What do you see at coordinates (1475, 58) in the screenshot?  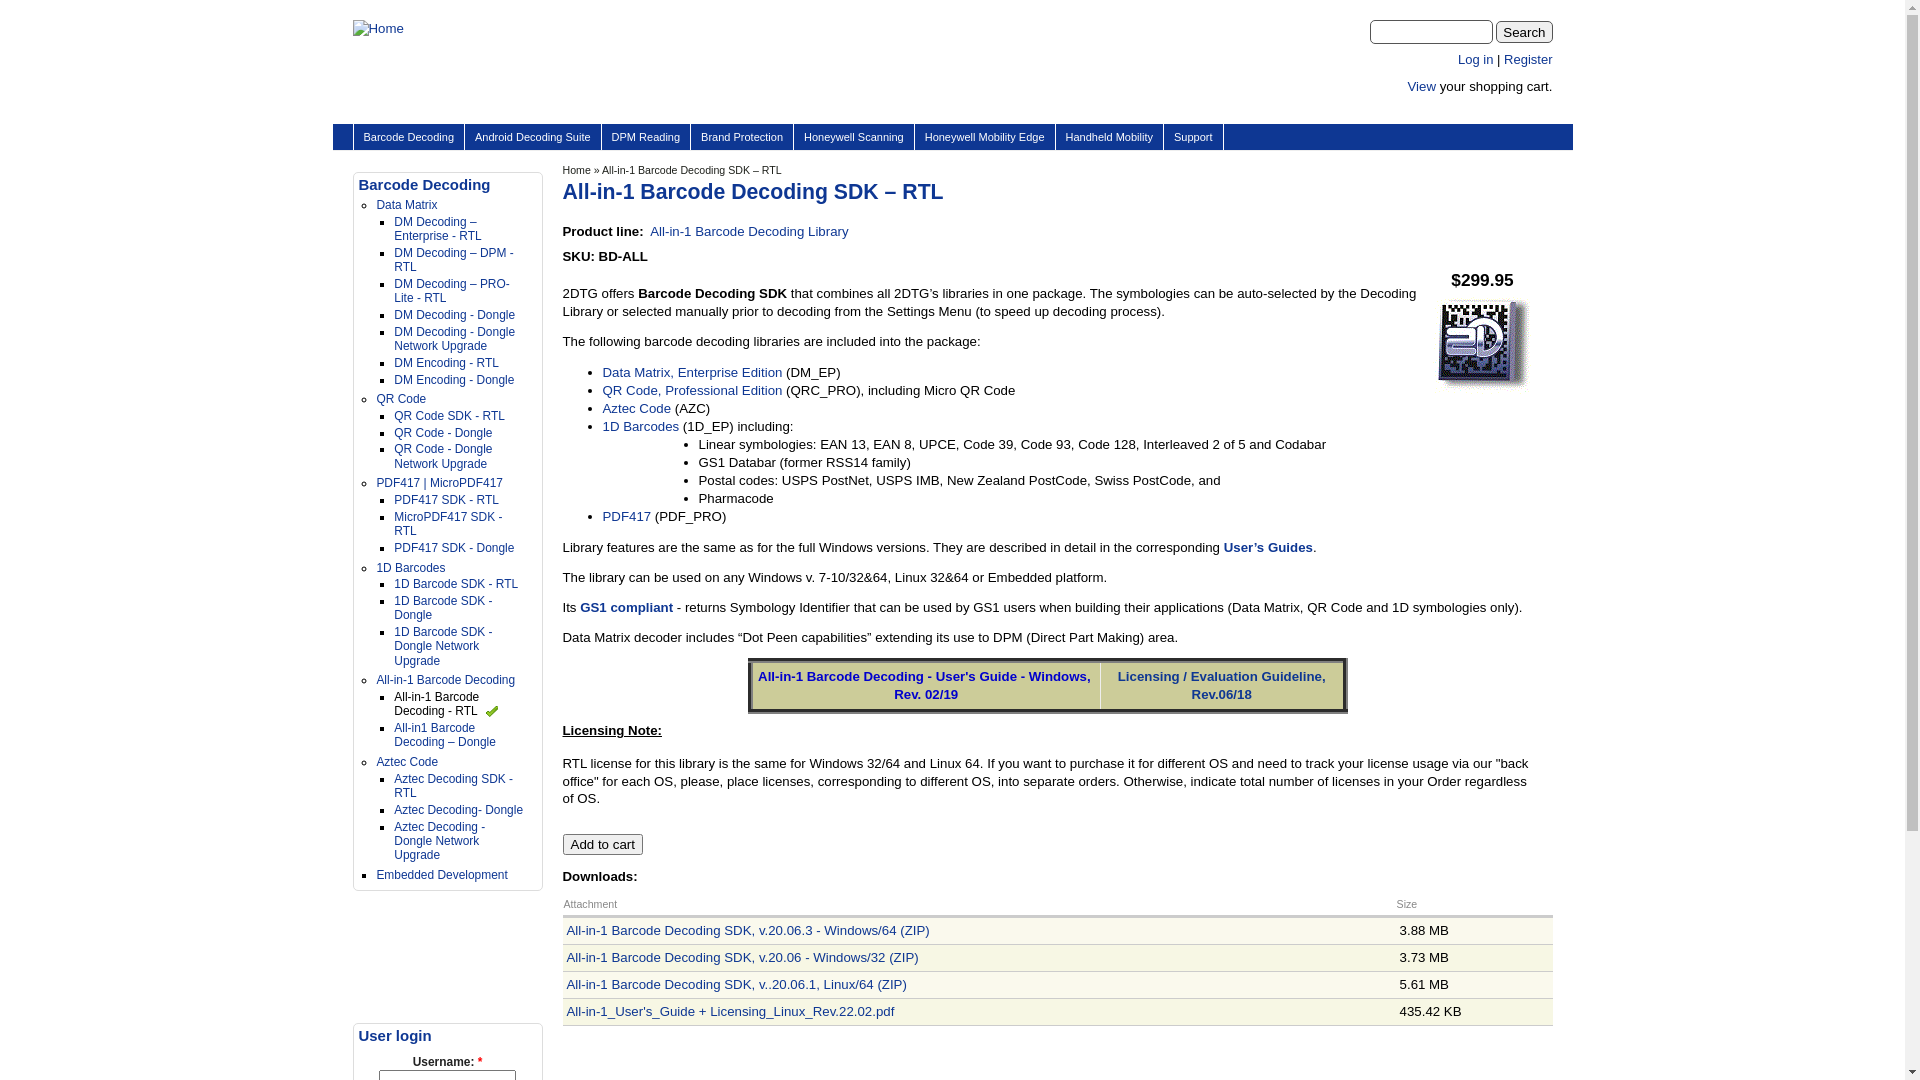 I see `'Log in'` at bounding box center [1475, 58].